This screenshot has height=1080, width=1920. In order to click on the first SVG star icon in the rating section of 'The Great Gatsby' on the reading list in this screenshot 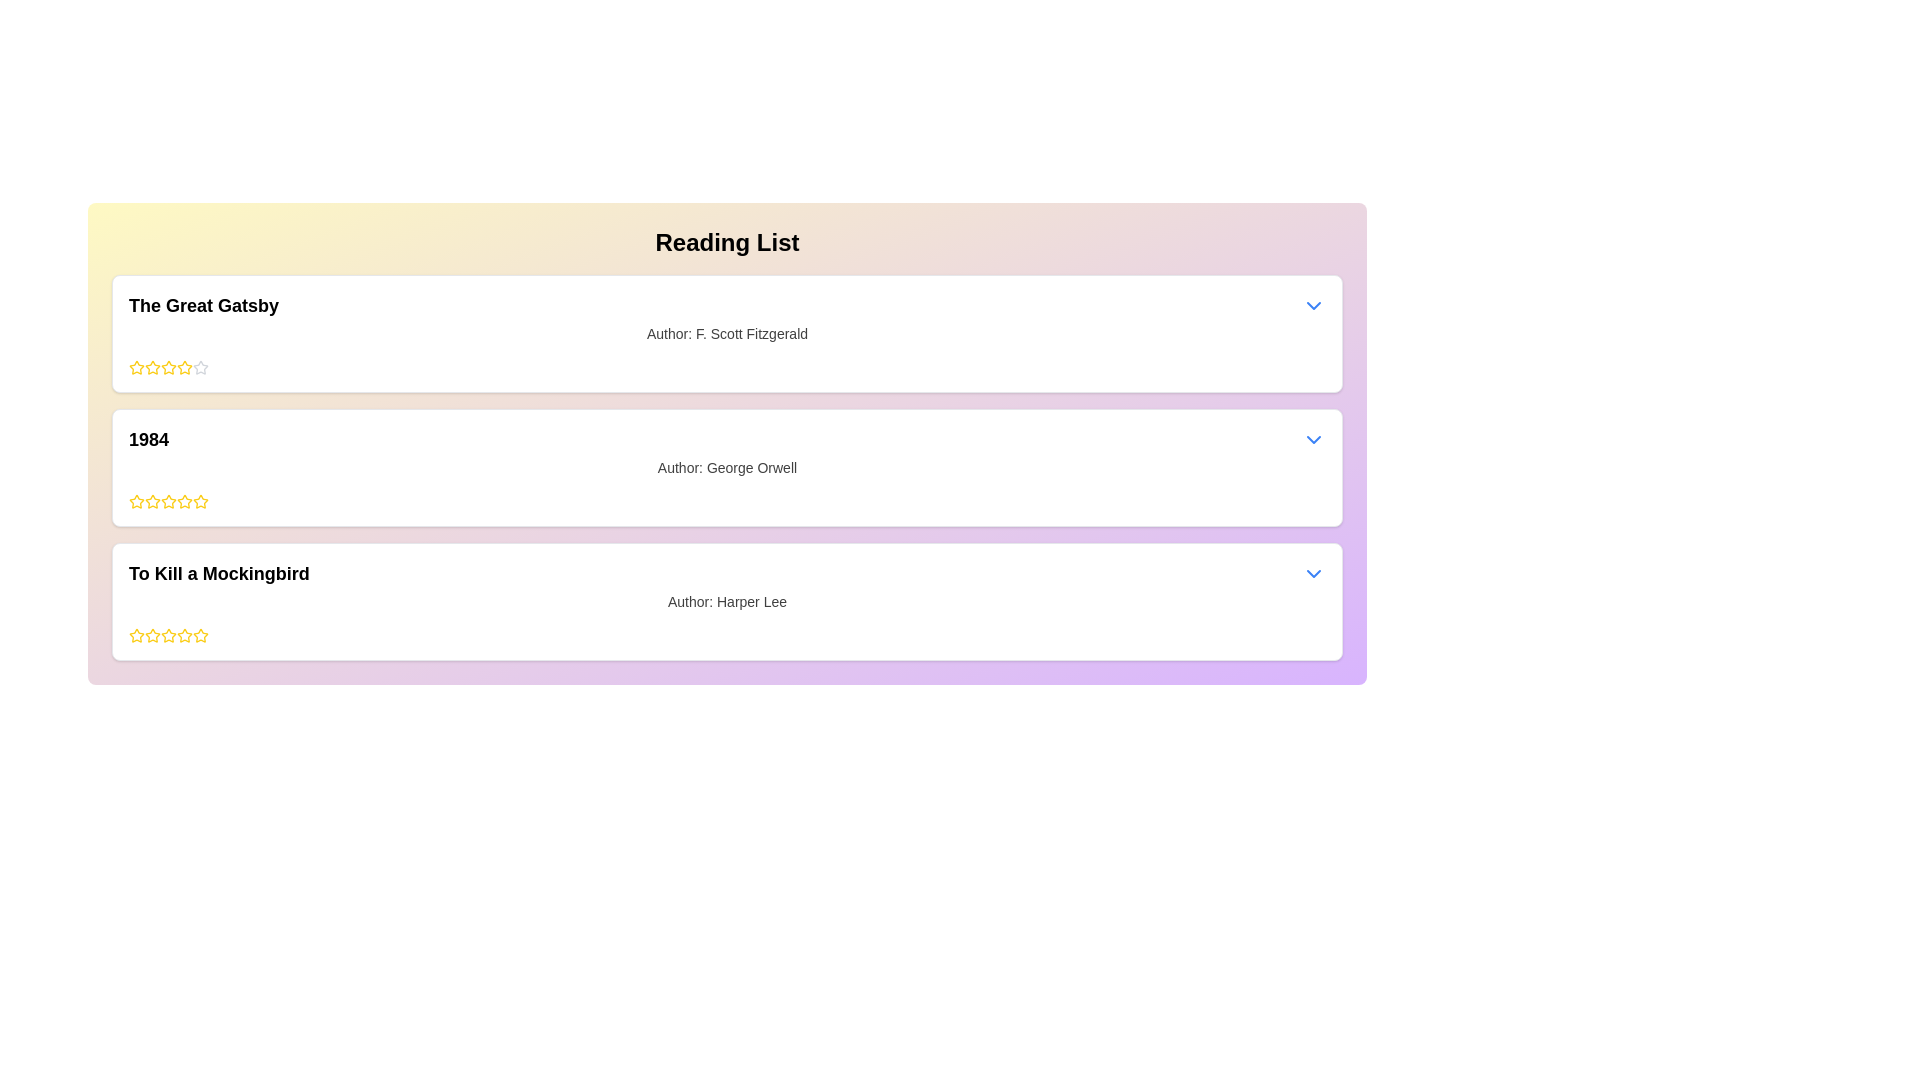, I will do `click(136, 367)`.